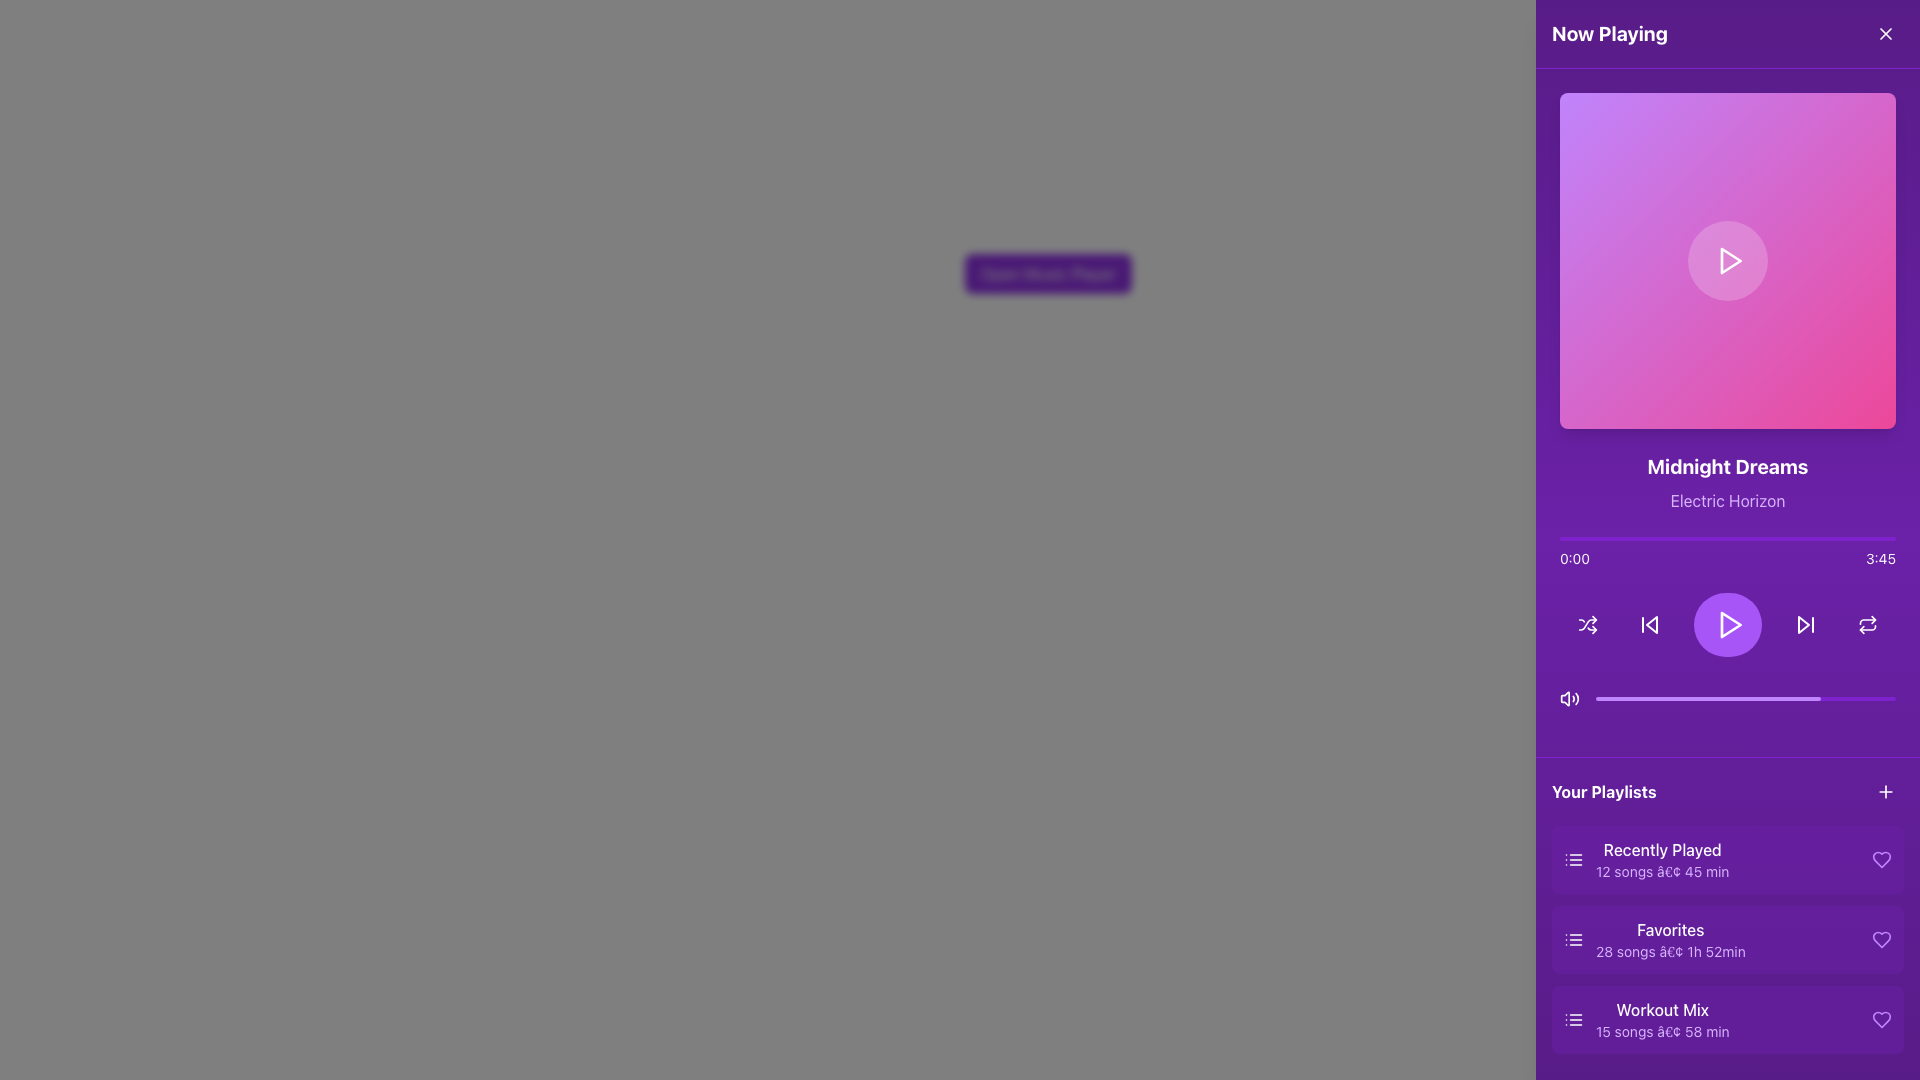  What do you see at coordinates (1866, 626) in the screenshot?
I see `the repeat button icon located at the bottom-right of the music player interface, which toggles the repeat functionality for the track or playlist` at bounding box center [1866, 626].